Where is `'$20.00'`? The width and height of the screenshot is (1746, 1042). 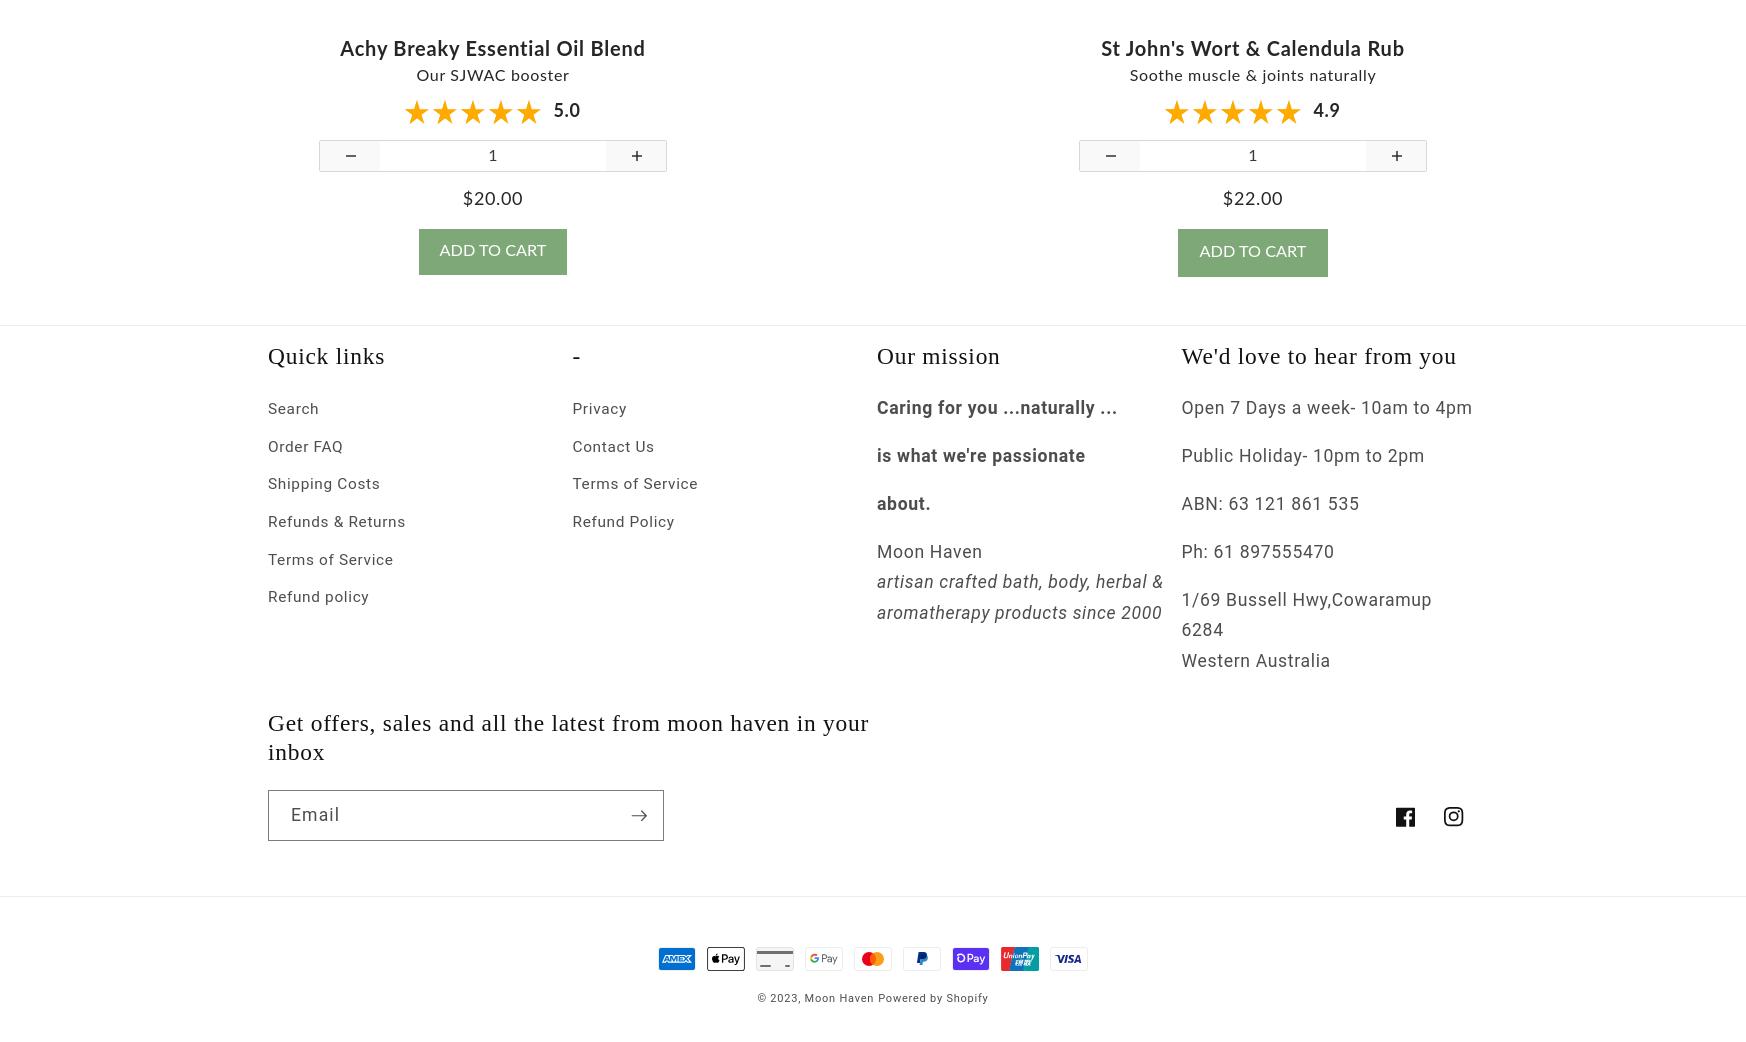 '$20.00' is located at coordinates (492, 213).